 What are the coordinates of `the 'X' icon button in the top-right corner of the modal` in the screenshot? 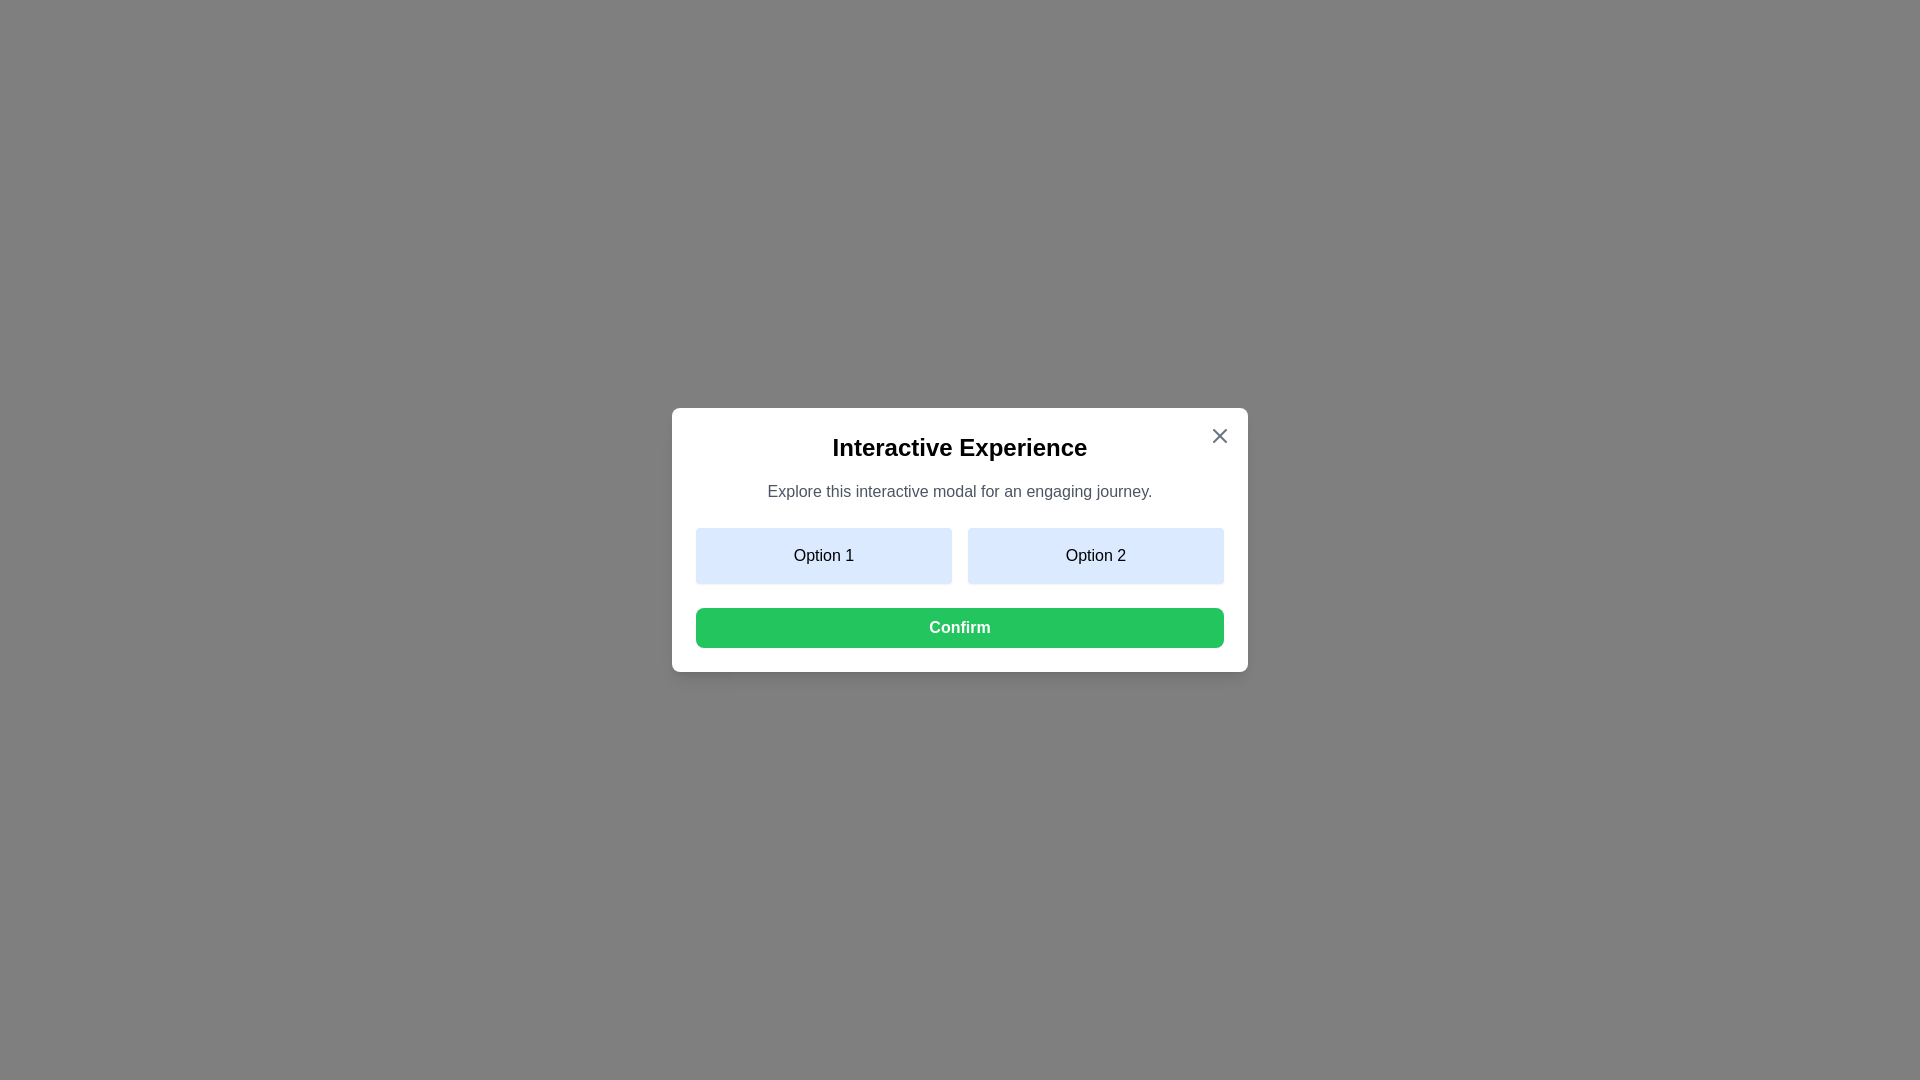 It's located at (1218, 434).